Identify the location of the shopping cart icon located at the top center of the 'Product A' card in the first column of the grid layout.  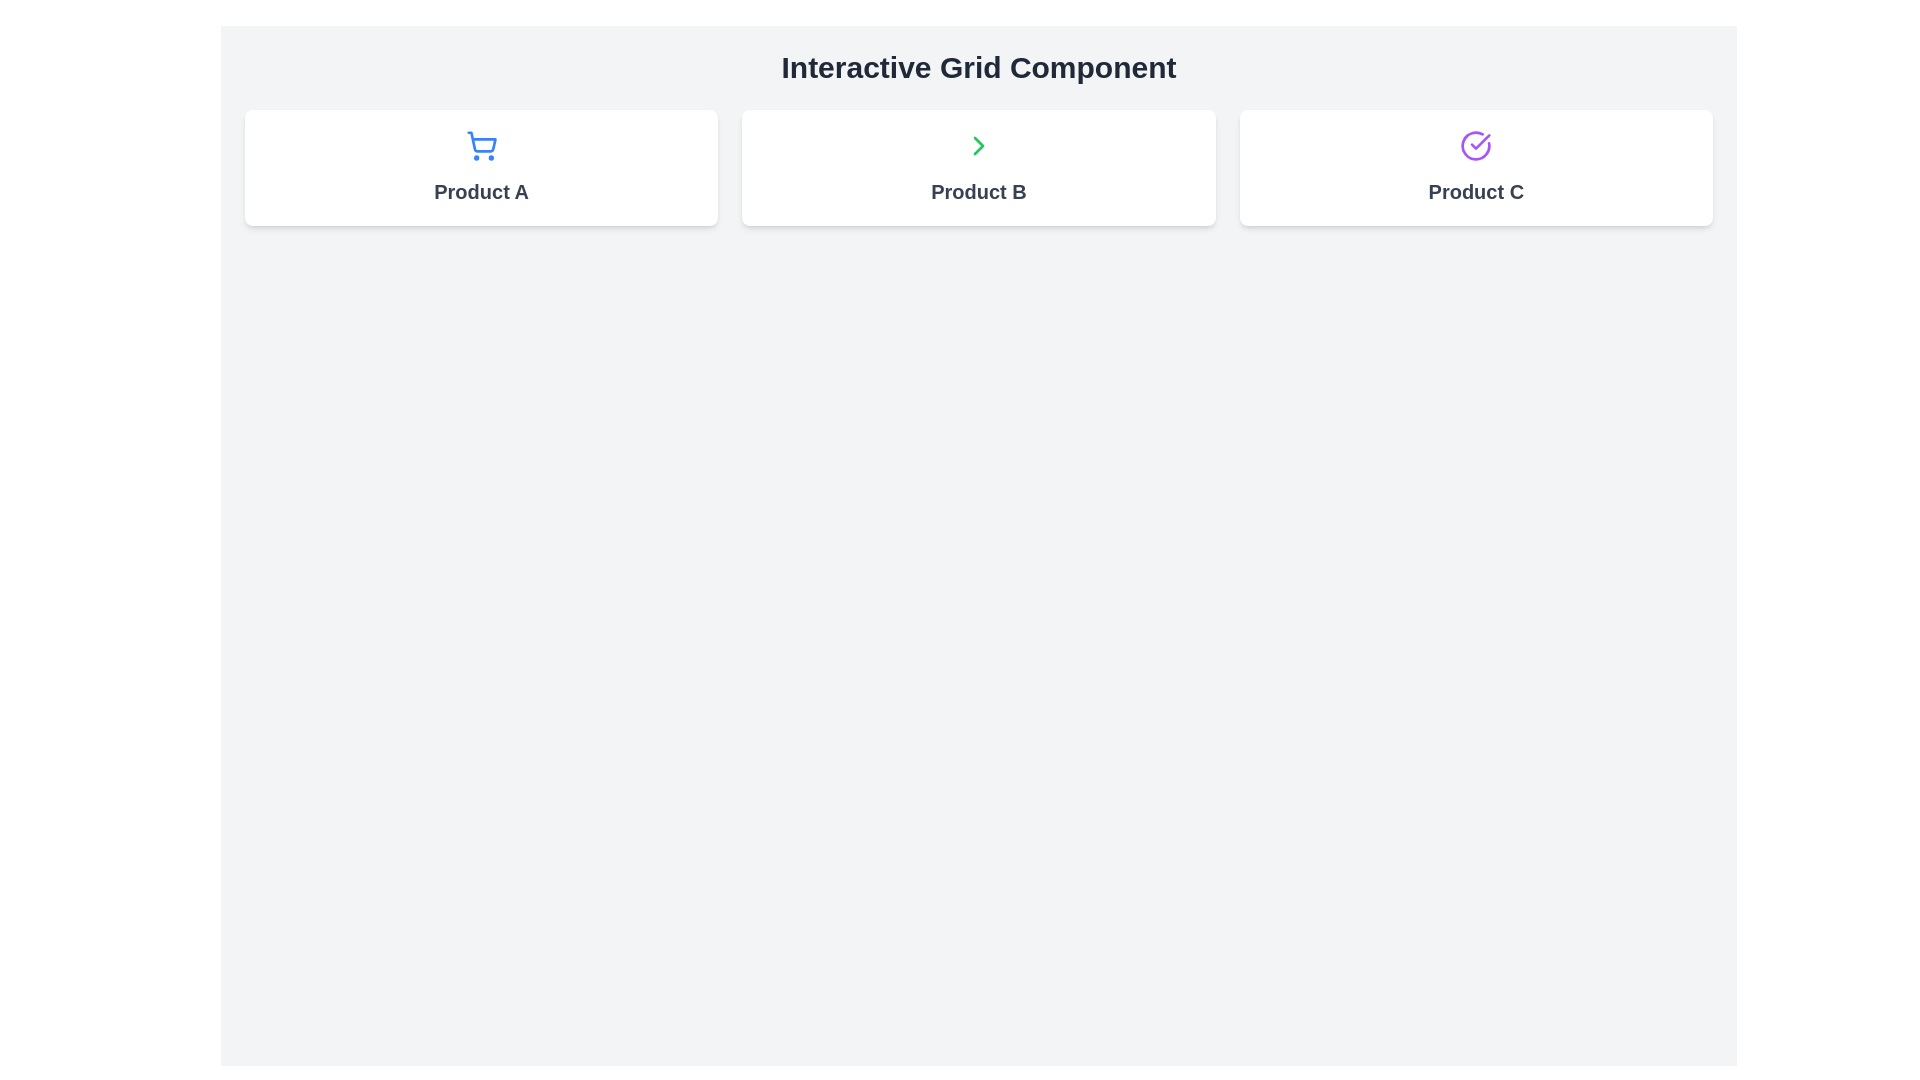
(481, 145).